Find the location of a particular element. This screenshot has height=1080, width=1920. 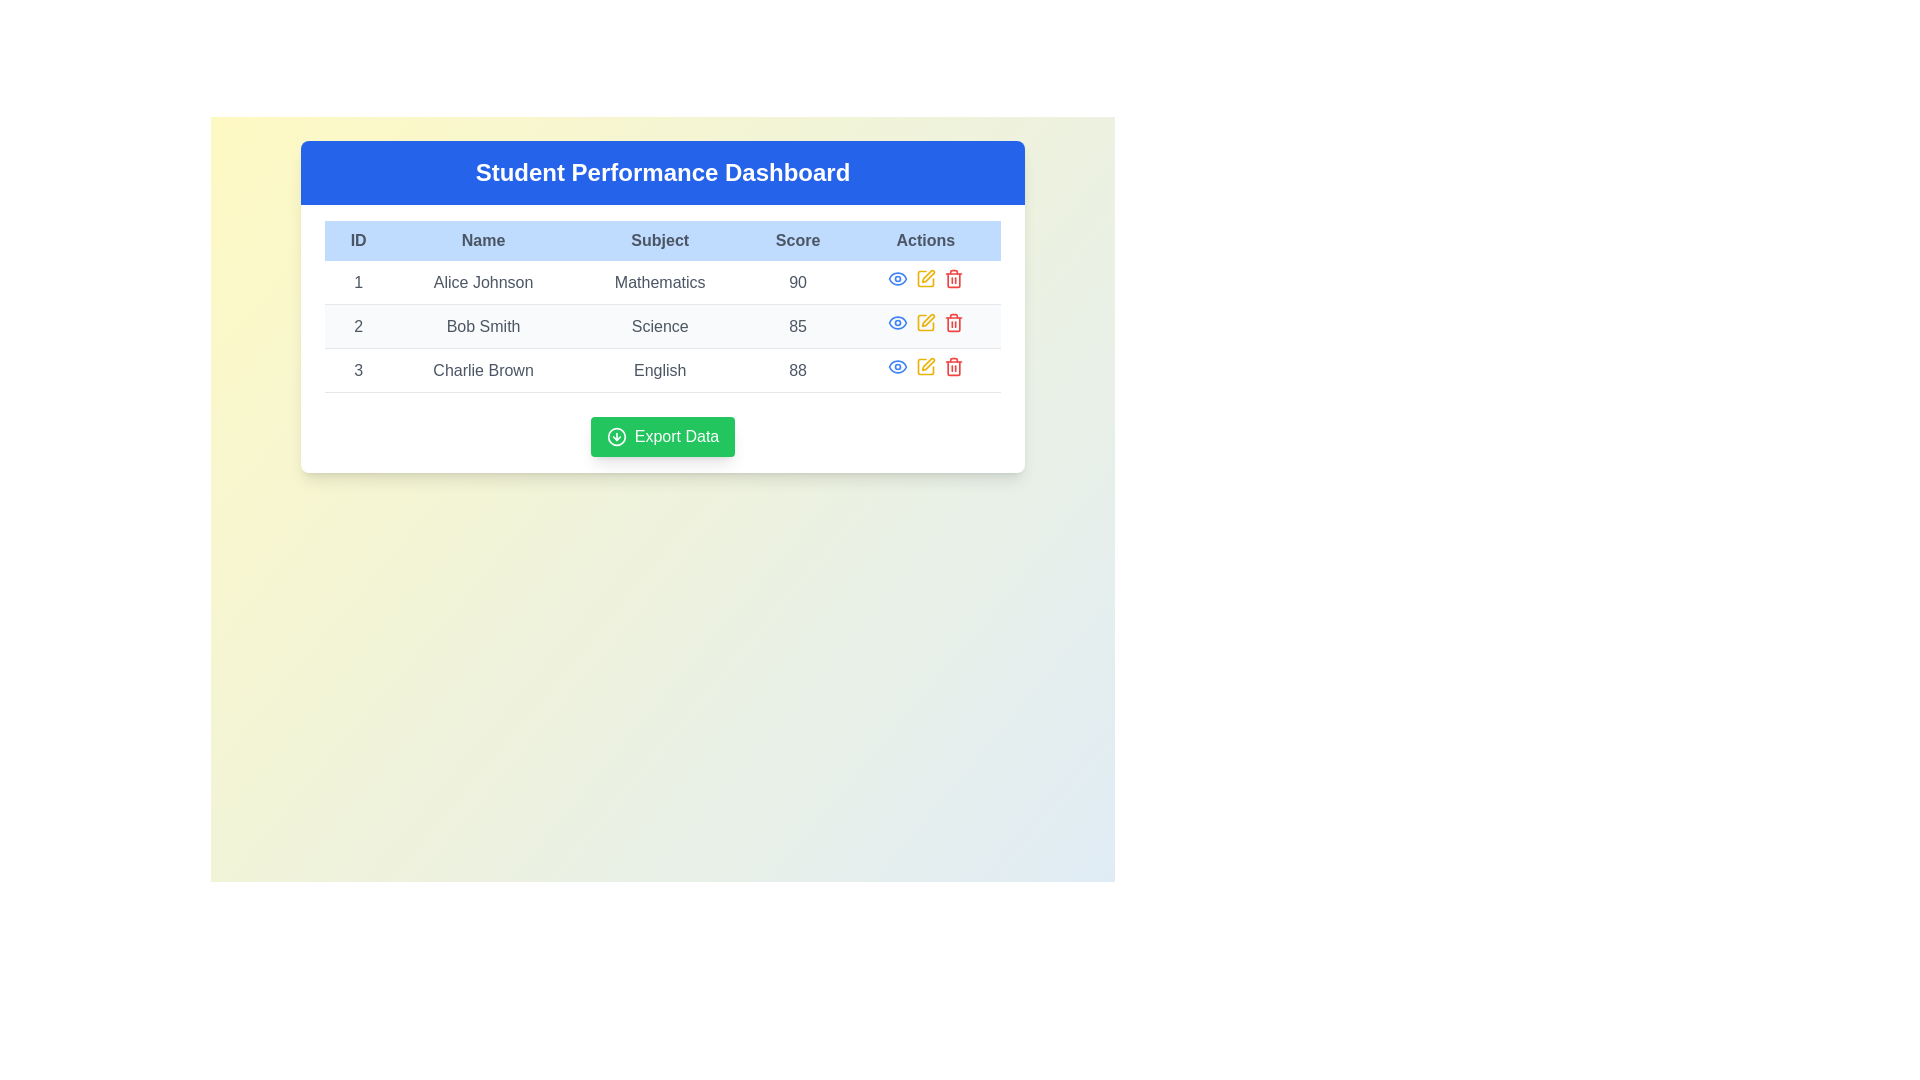

the 'edit' SVG-based button in the 'Actions' column of the third row of the table is located at coordinates (924, 366).